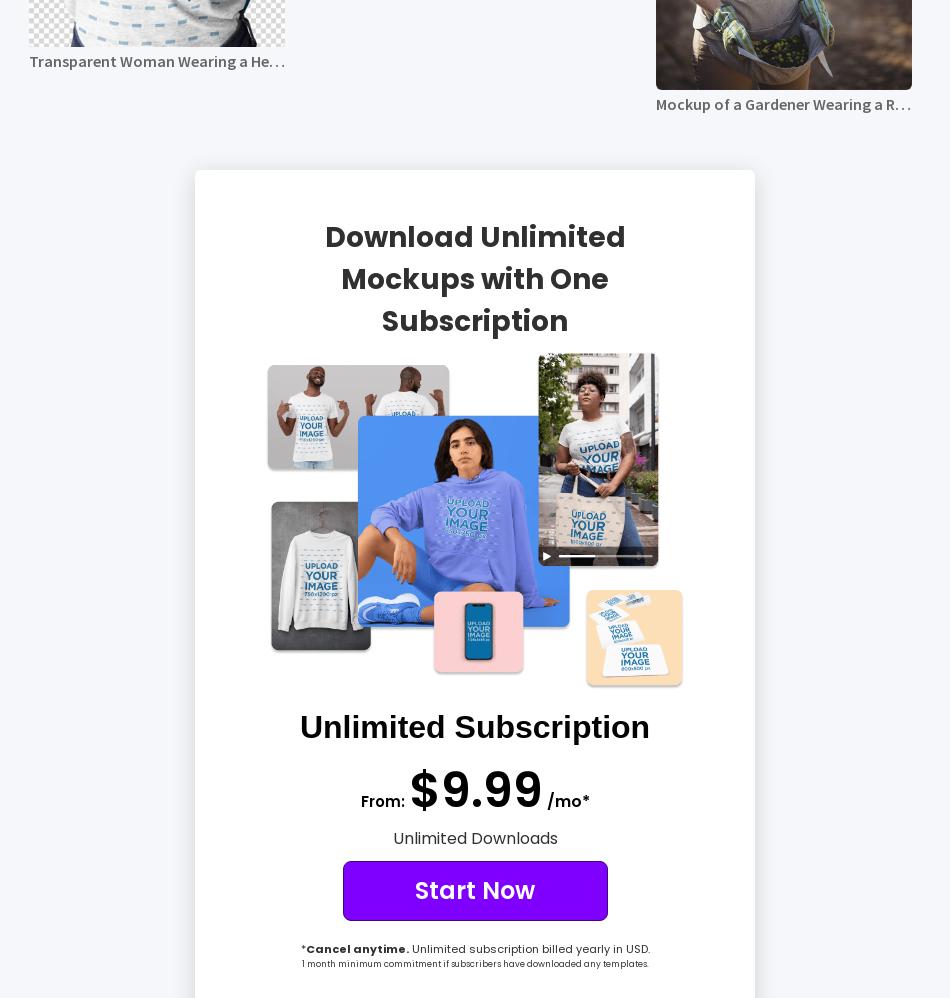 This screenshot has height=998, width=950. Describe the element at coordinates (473, 962) in the screenshot. I see `'1 month minimum commitment if subscribers have downloaded any templates.'` at that location.